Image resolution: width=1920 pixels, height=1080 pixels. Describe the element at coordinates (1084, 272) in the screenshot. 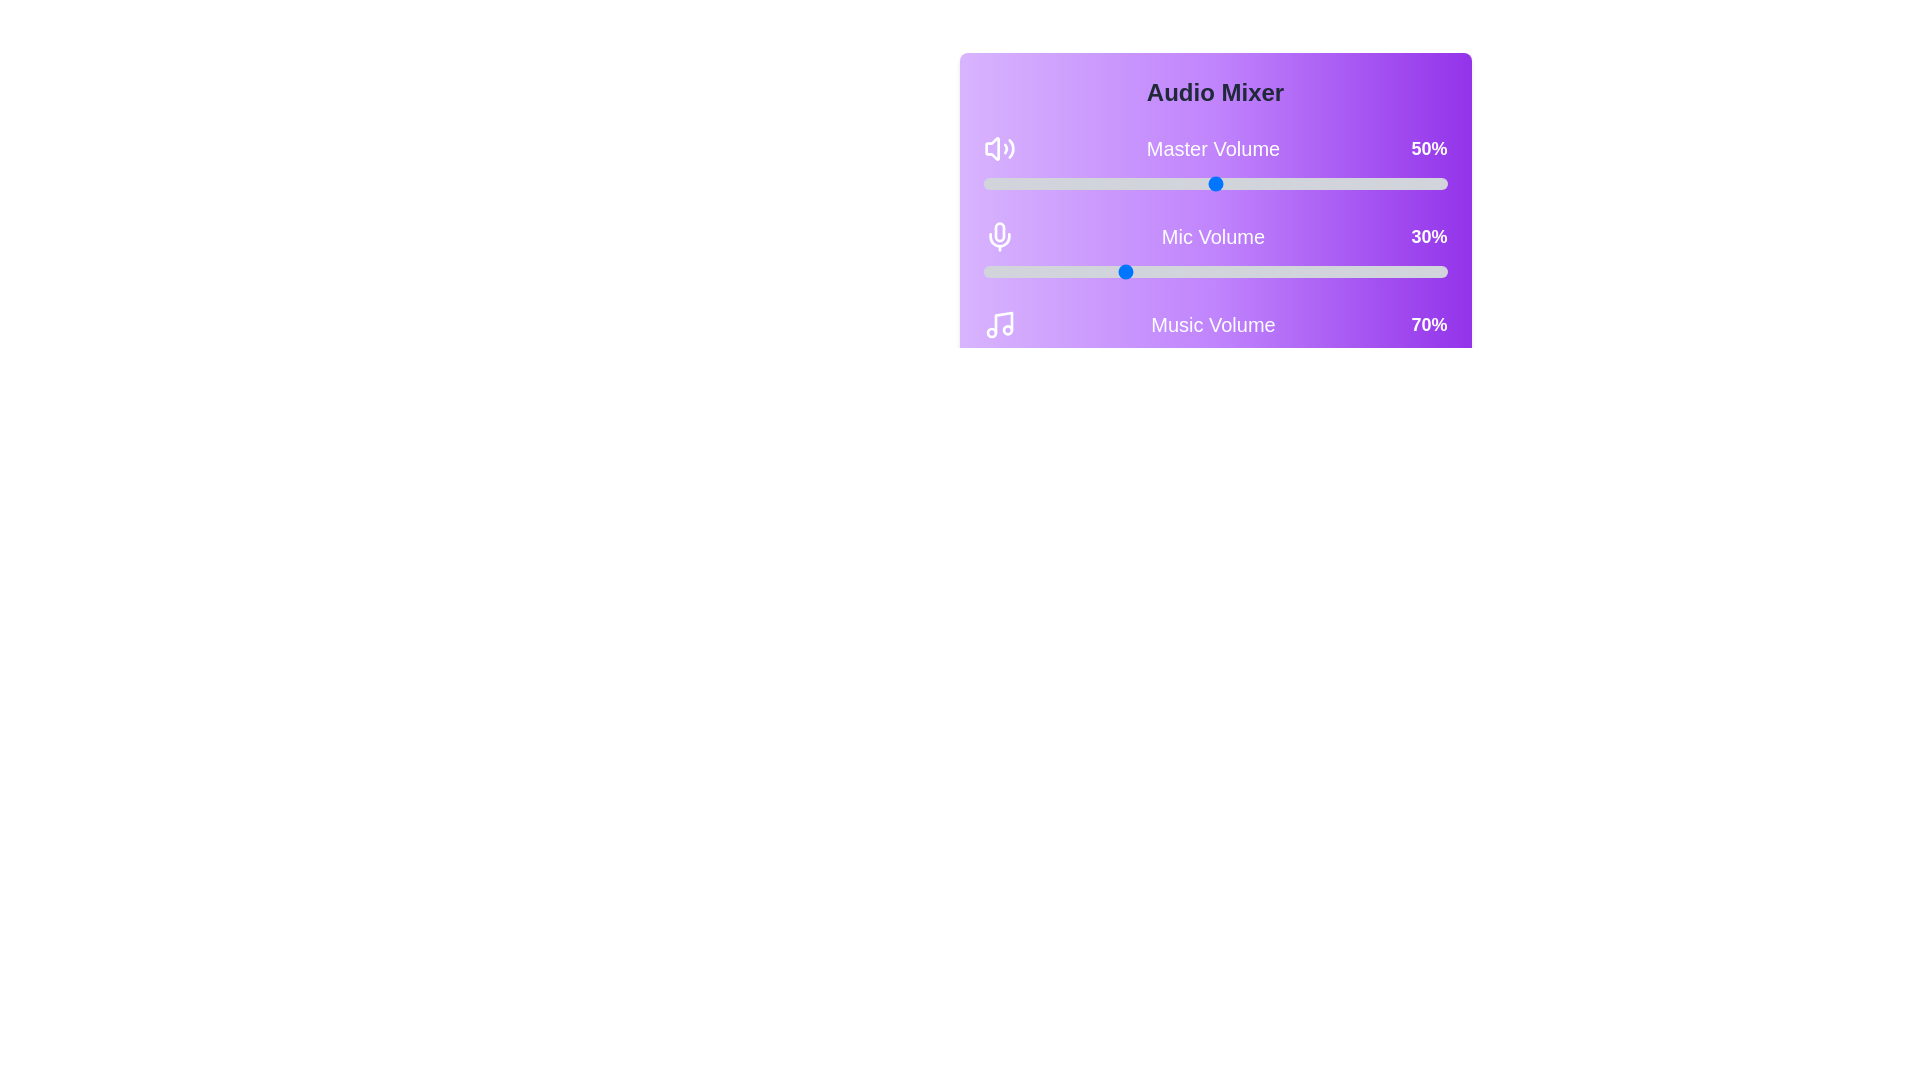

I see `the microphone volume level` at that location.